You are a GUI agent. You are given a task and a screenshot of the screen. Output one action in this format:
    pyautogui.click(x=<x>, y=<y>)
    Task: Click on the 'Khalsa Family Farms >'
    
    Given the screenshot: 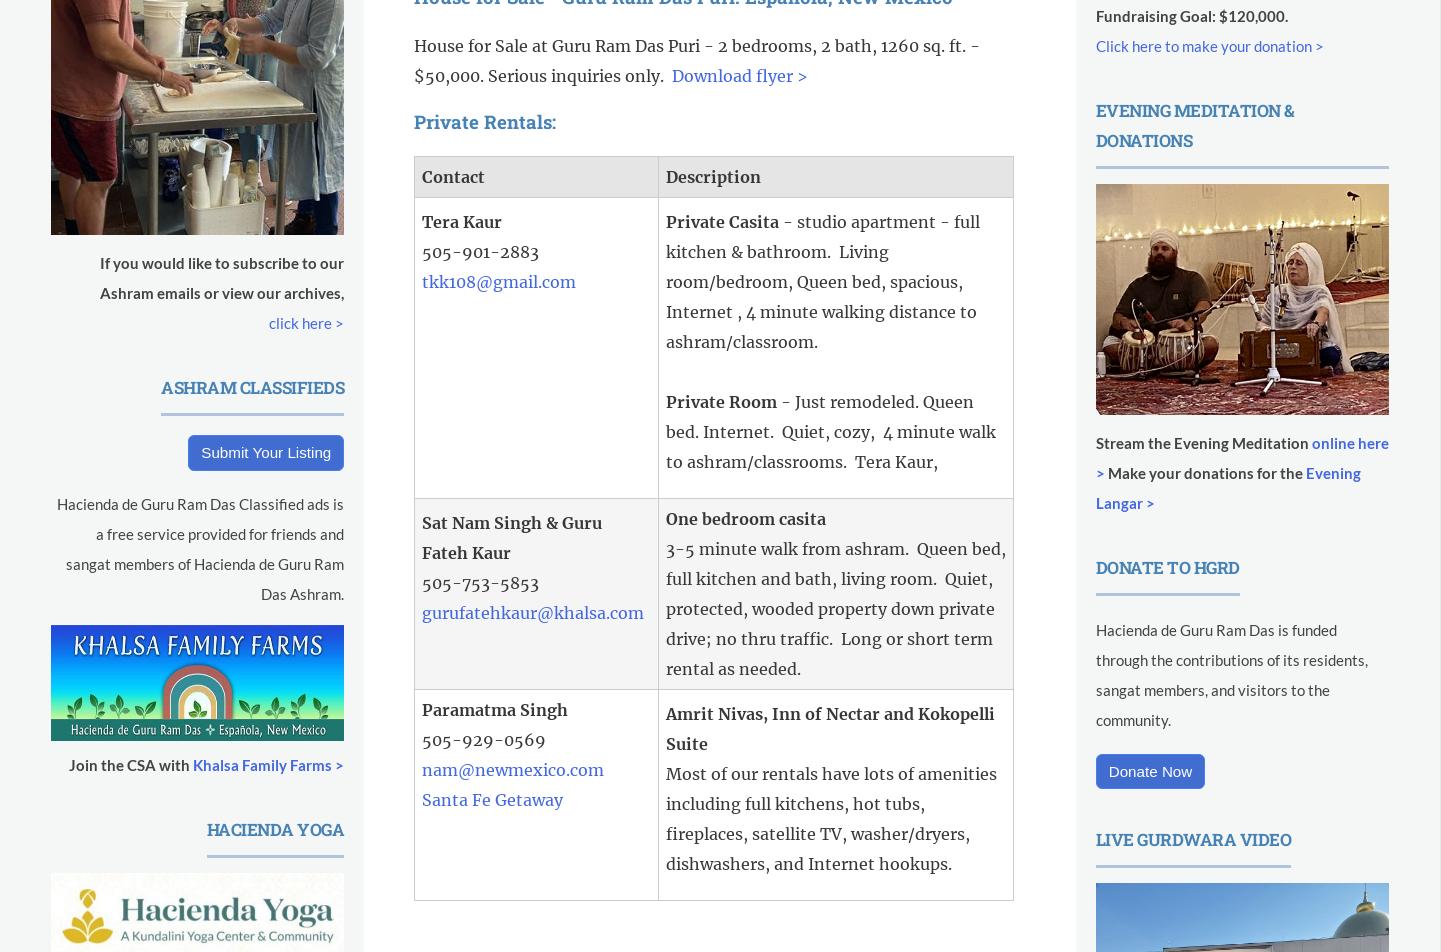 What is the action you would take?
    pyautogui.click(x=267, y=763)
    